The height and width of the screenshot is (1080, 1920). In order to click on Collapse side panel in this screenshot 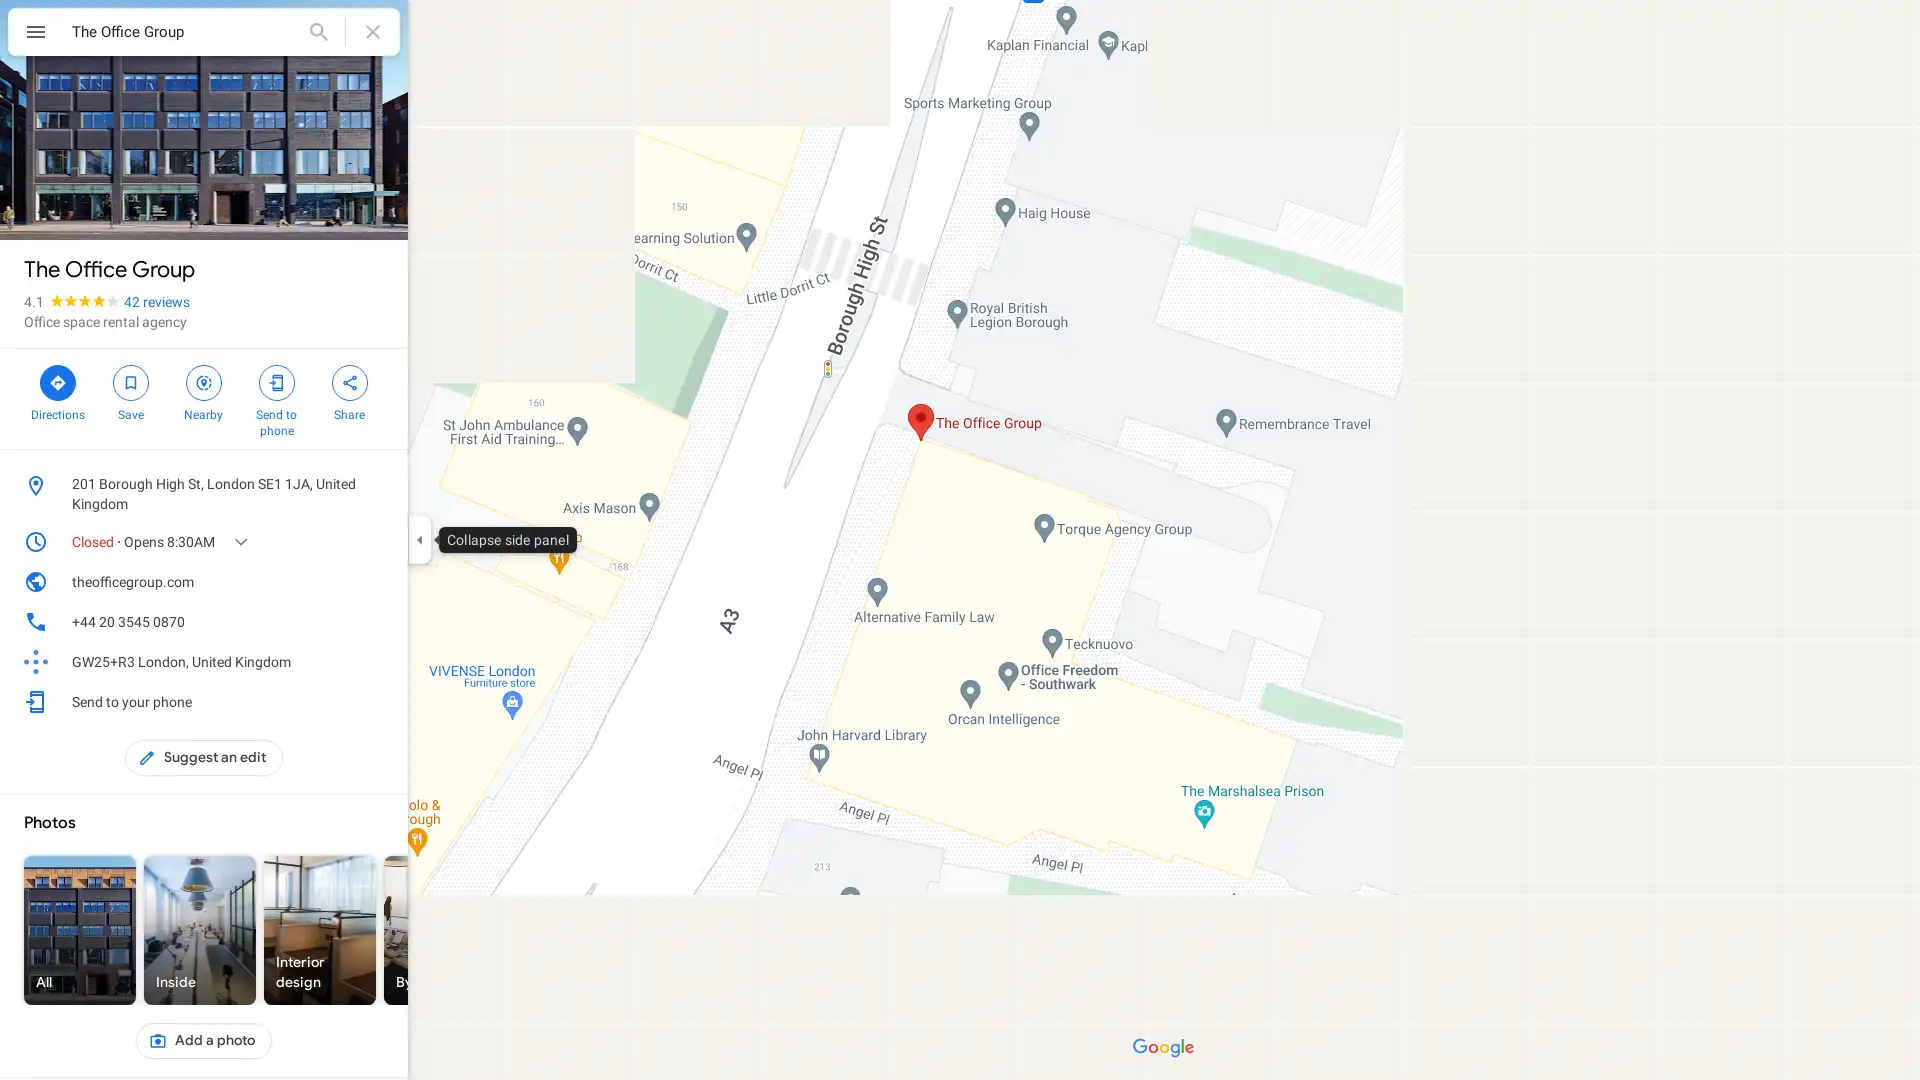, I will do `click(418, 540)`.